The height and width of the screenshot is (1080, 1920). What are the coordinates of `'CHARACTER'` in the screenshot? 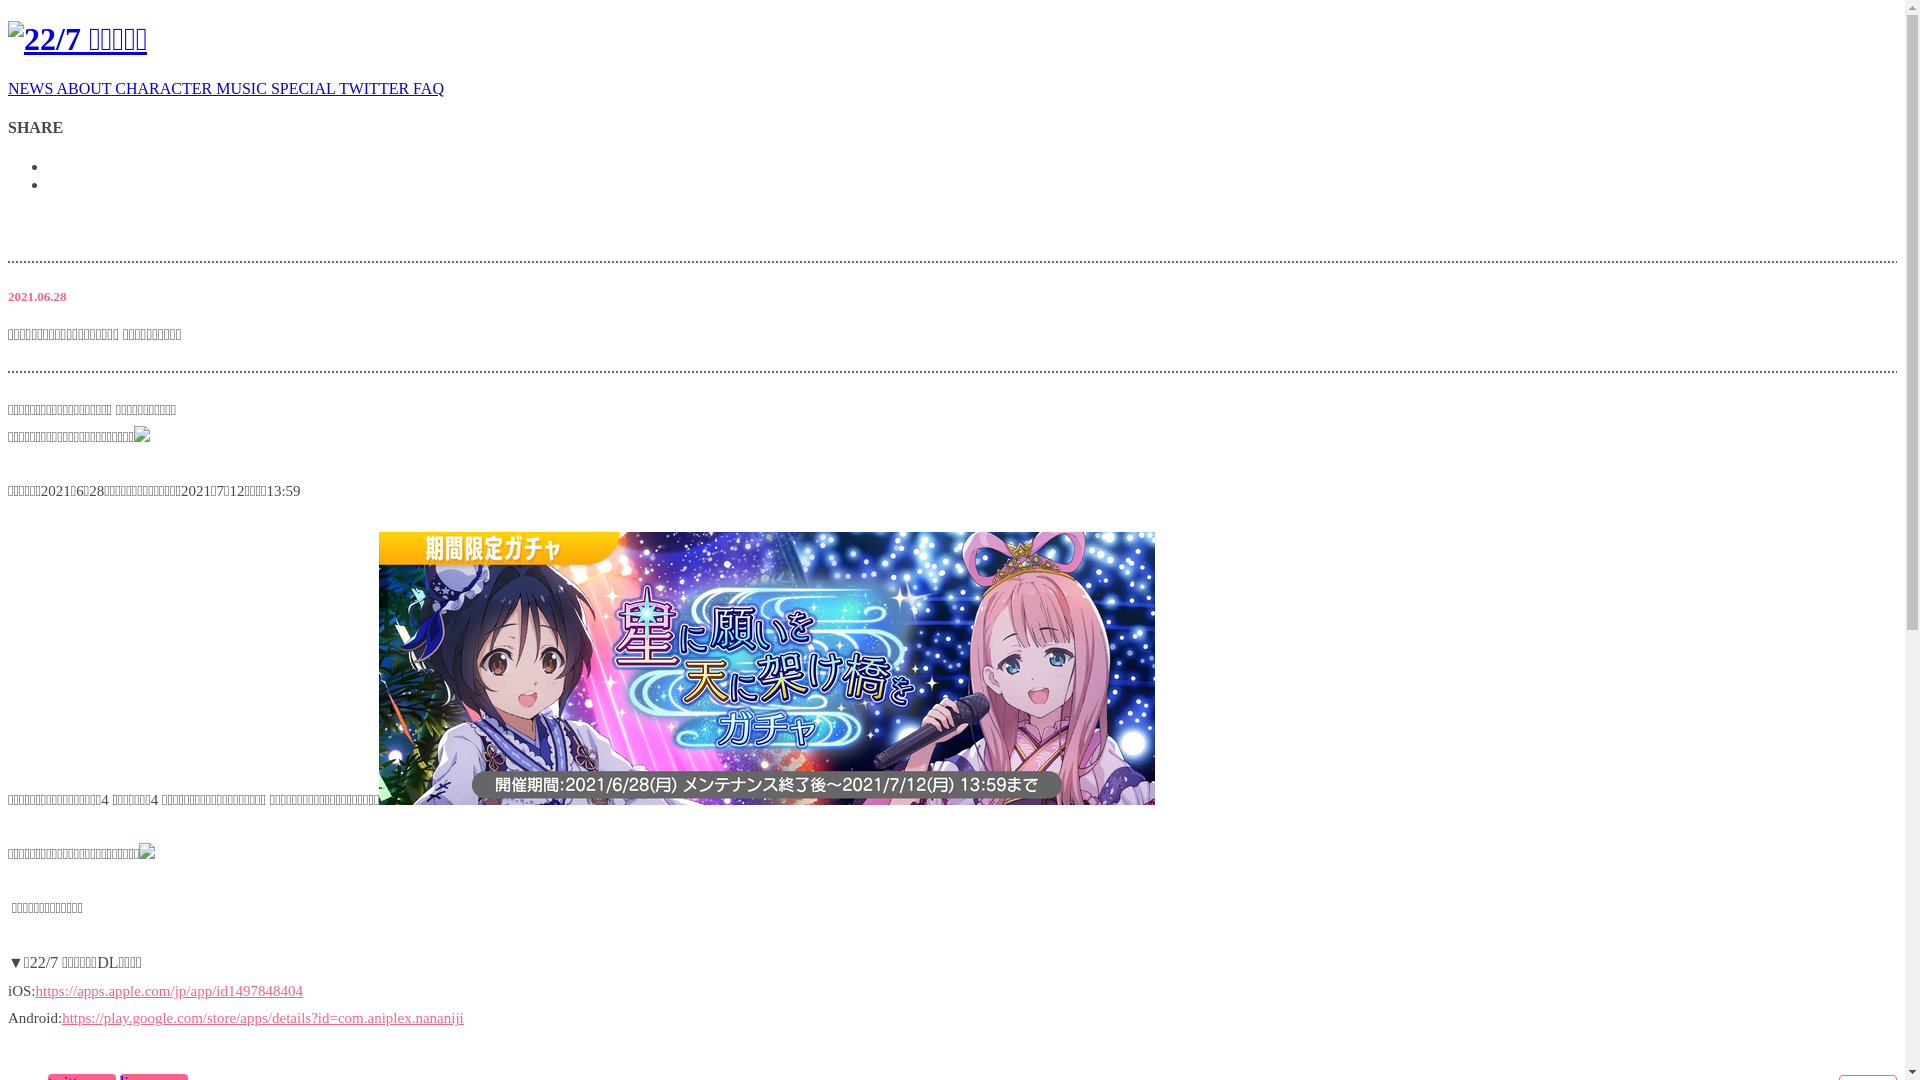 It's located at (165, 87).